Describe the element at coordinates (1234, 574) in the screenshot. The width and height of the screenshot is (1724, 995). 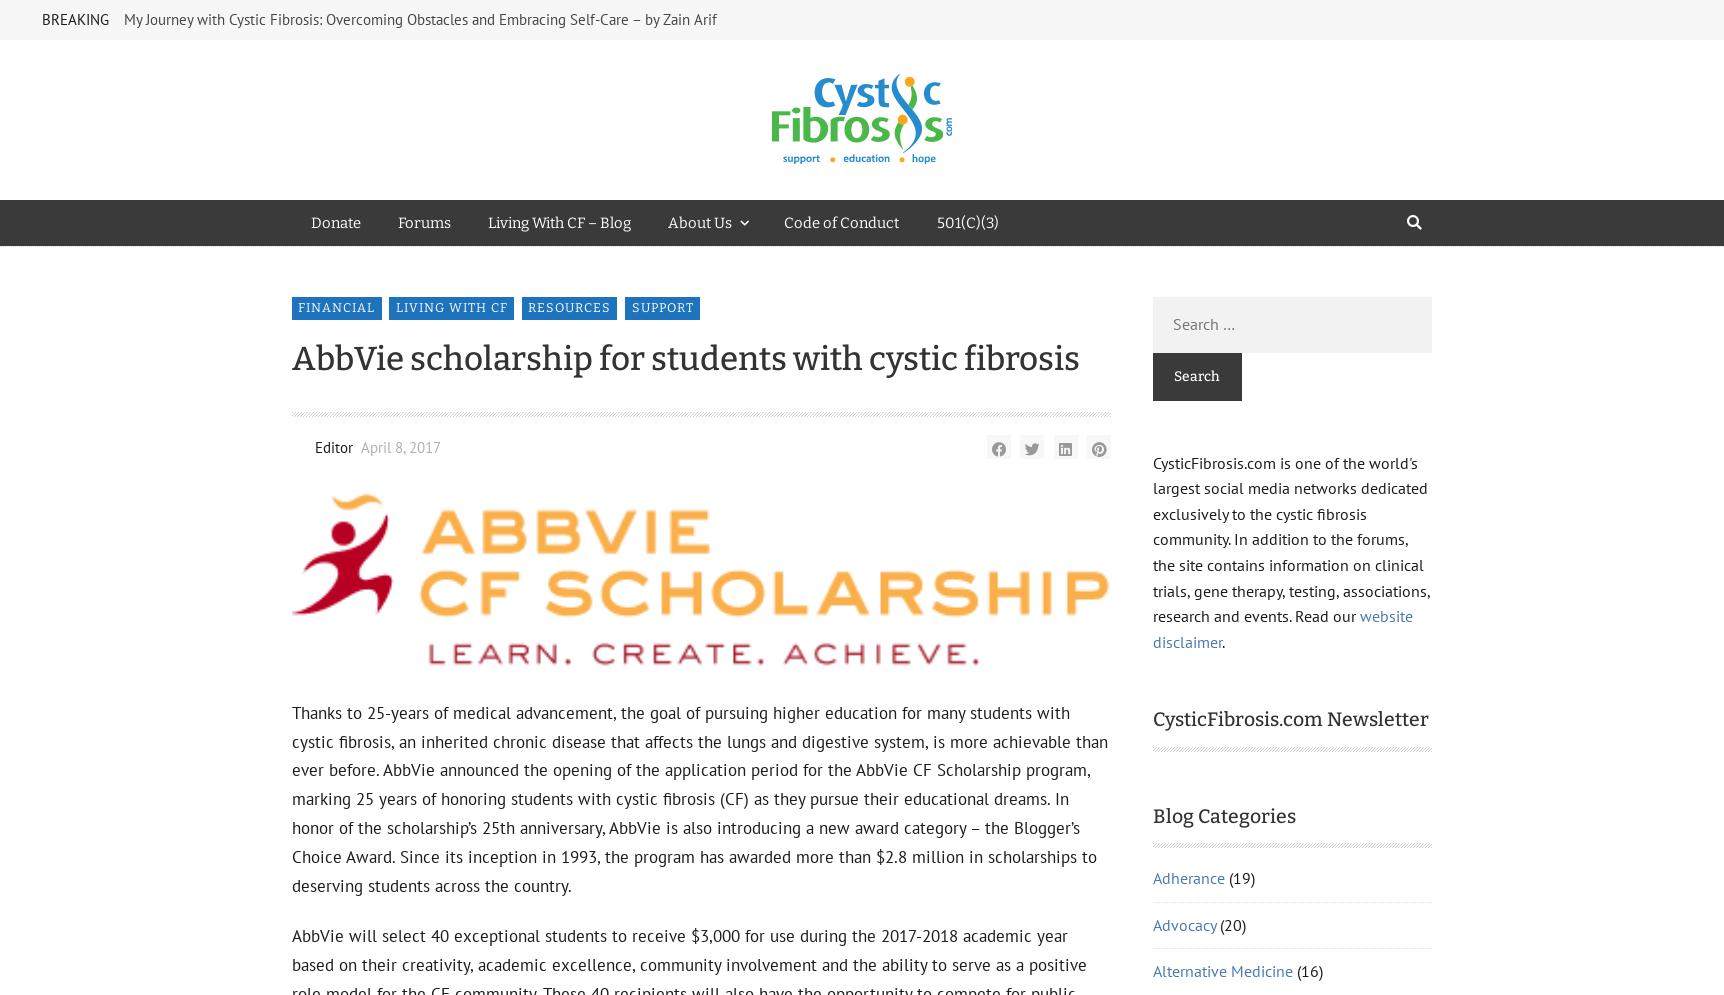
I see `'Gastrointestinal Disease'` at that location.